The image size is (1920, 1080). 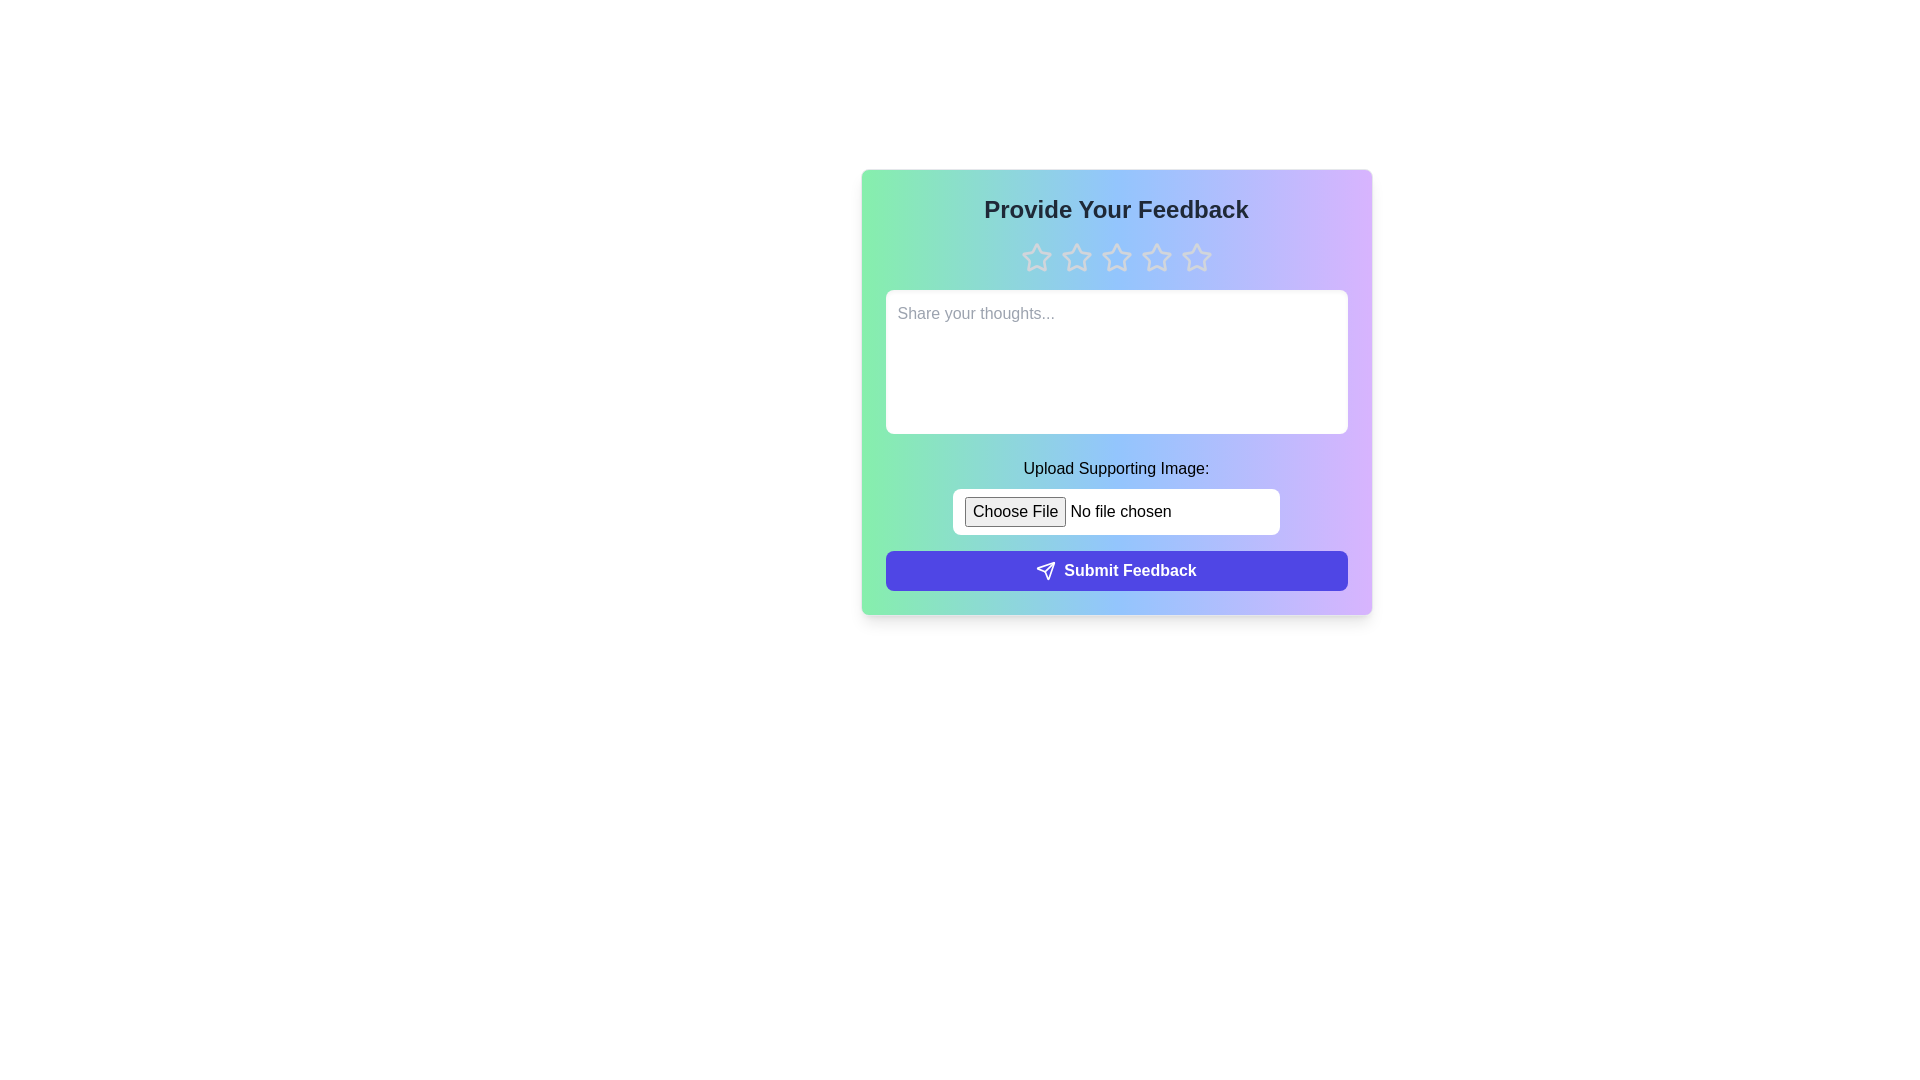 I want to click on the third star icon in the horizontal group of five stars, so click(x=1115, y=257).